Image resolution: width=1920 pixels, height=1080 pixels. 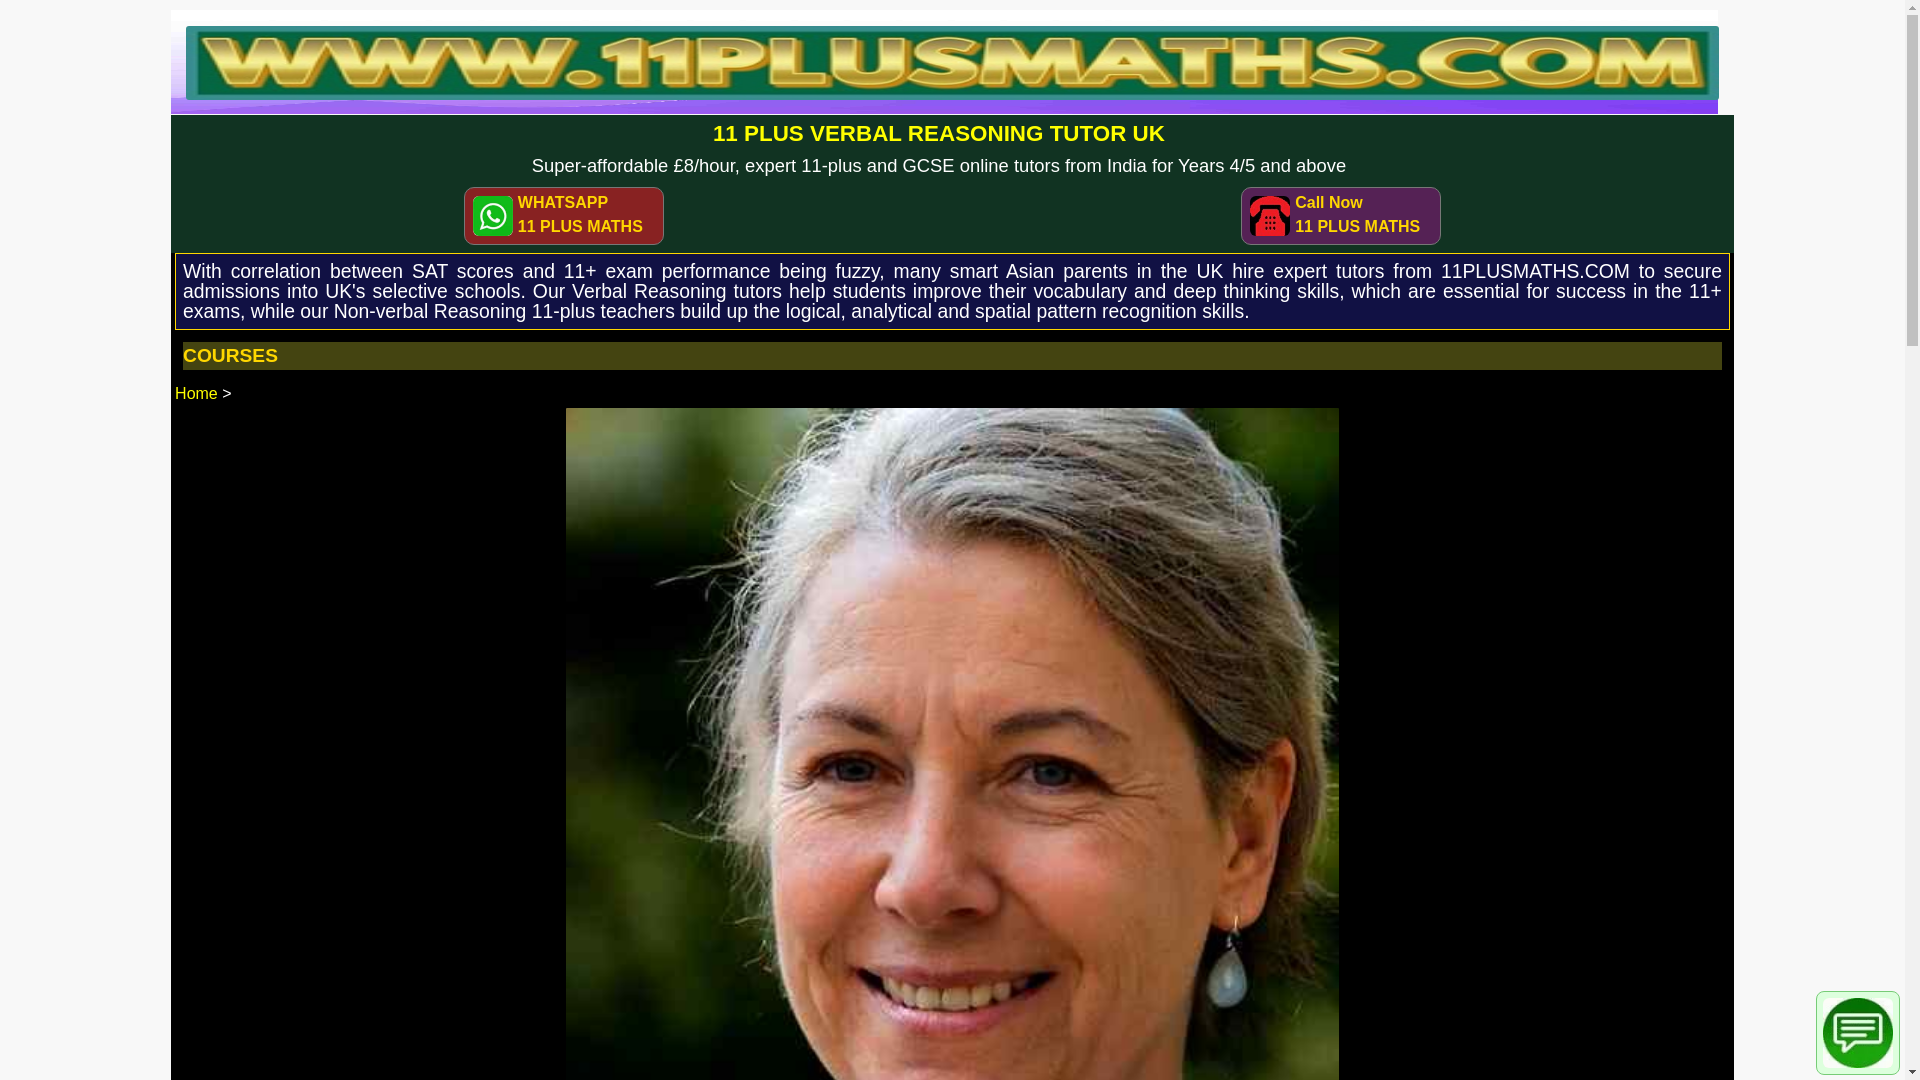 What do you see at coordinates (1340, 215) in the screenshot?
I see `'Call Now` at bounding box center [1340, 215].